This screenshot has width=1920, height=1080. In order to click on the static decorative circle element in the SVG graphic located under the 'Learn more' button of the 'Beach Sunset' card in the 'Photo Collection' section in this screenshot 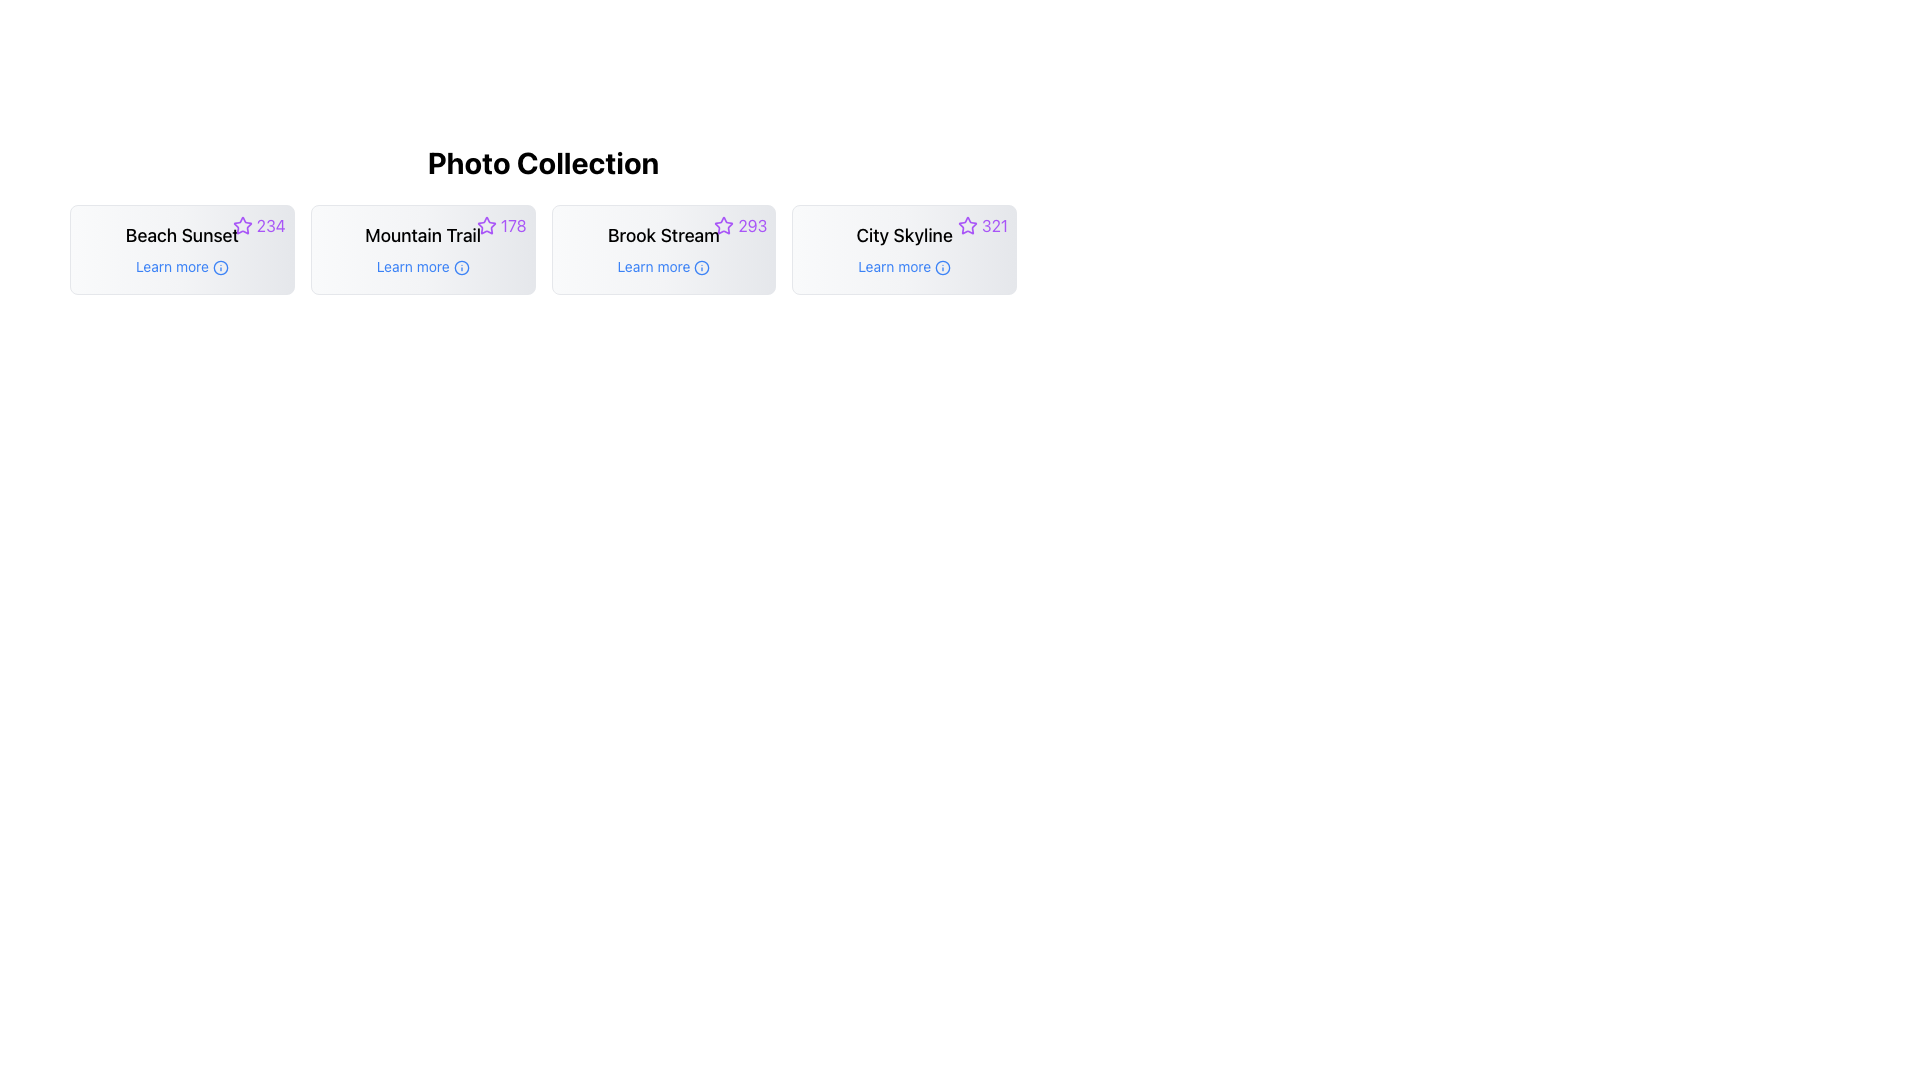, I will do `click(220, 267)`.